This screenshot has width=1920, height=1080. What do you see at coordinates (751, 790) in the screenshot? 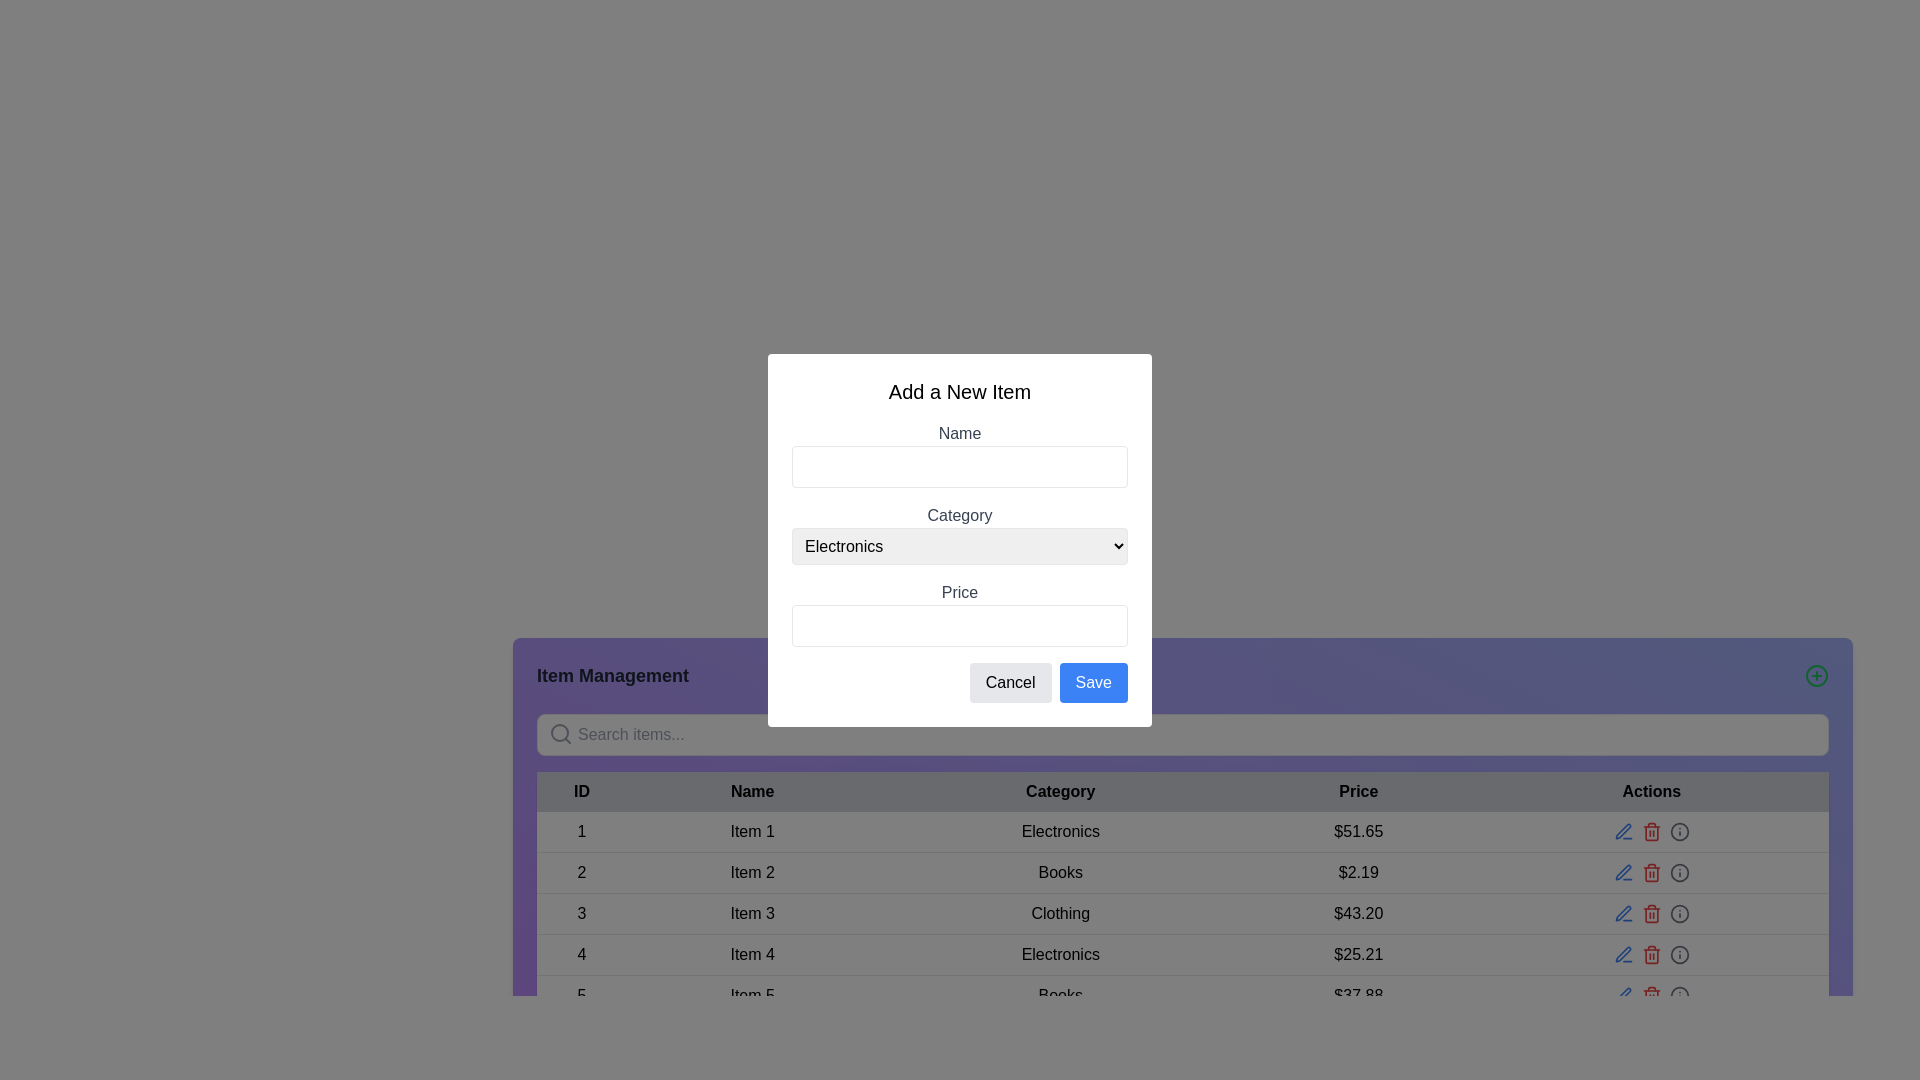
I see `the 'Name' header cell` at bounding box center [751, 790].